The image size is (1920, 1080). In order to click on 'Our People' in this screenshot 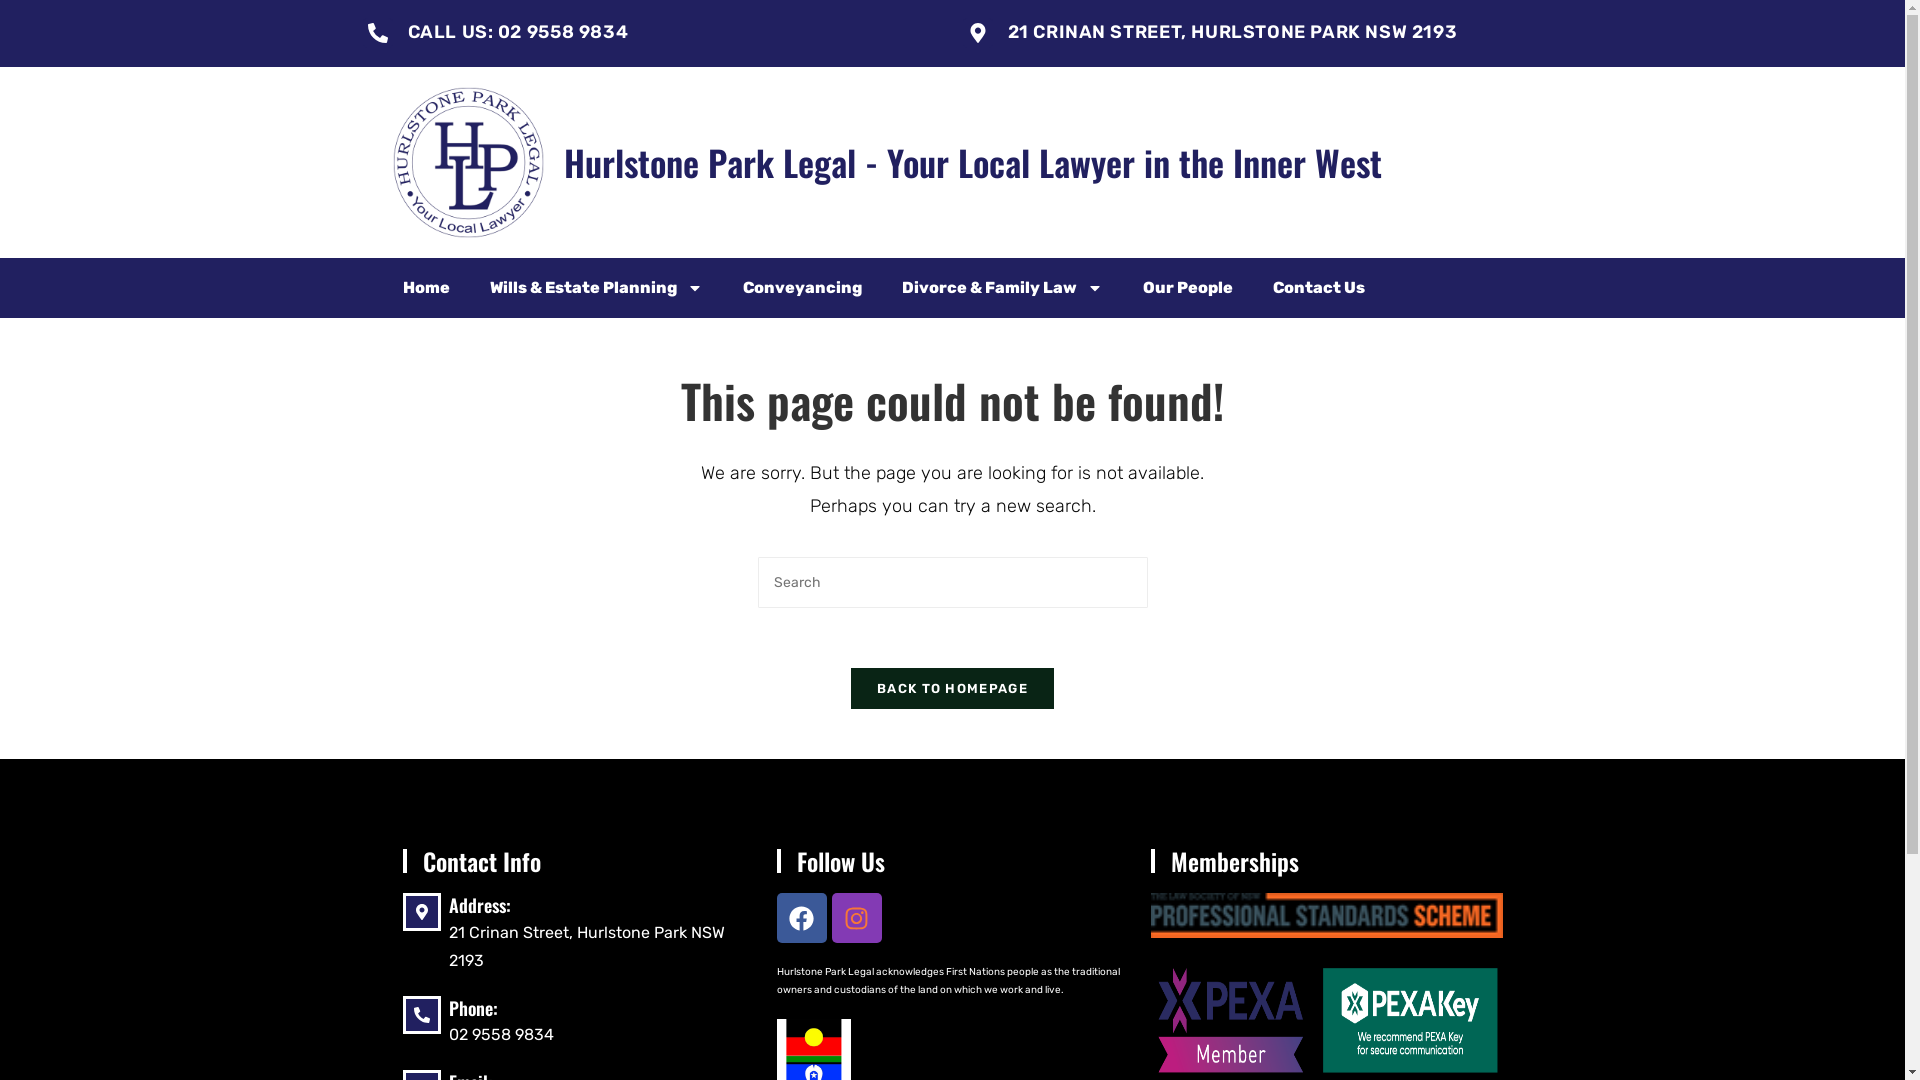, I will do `click(1186, 288)`.